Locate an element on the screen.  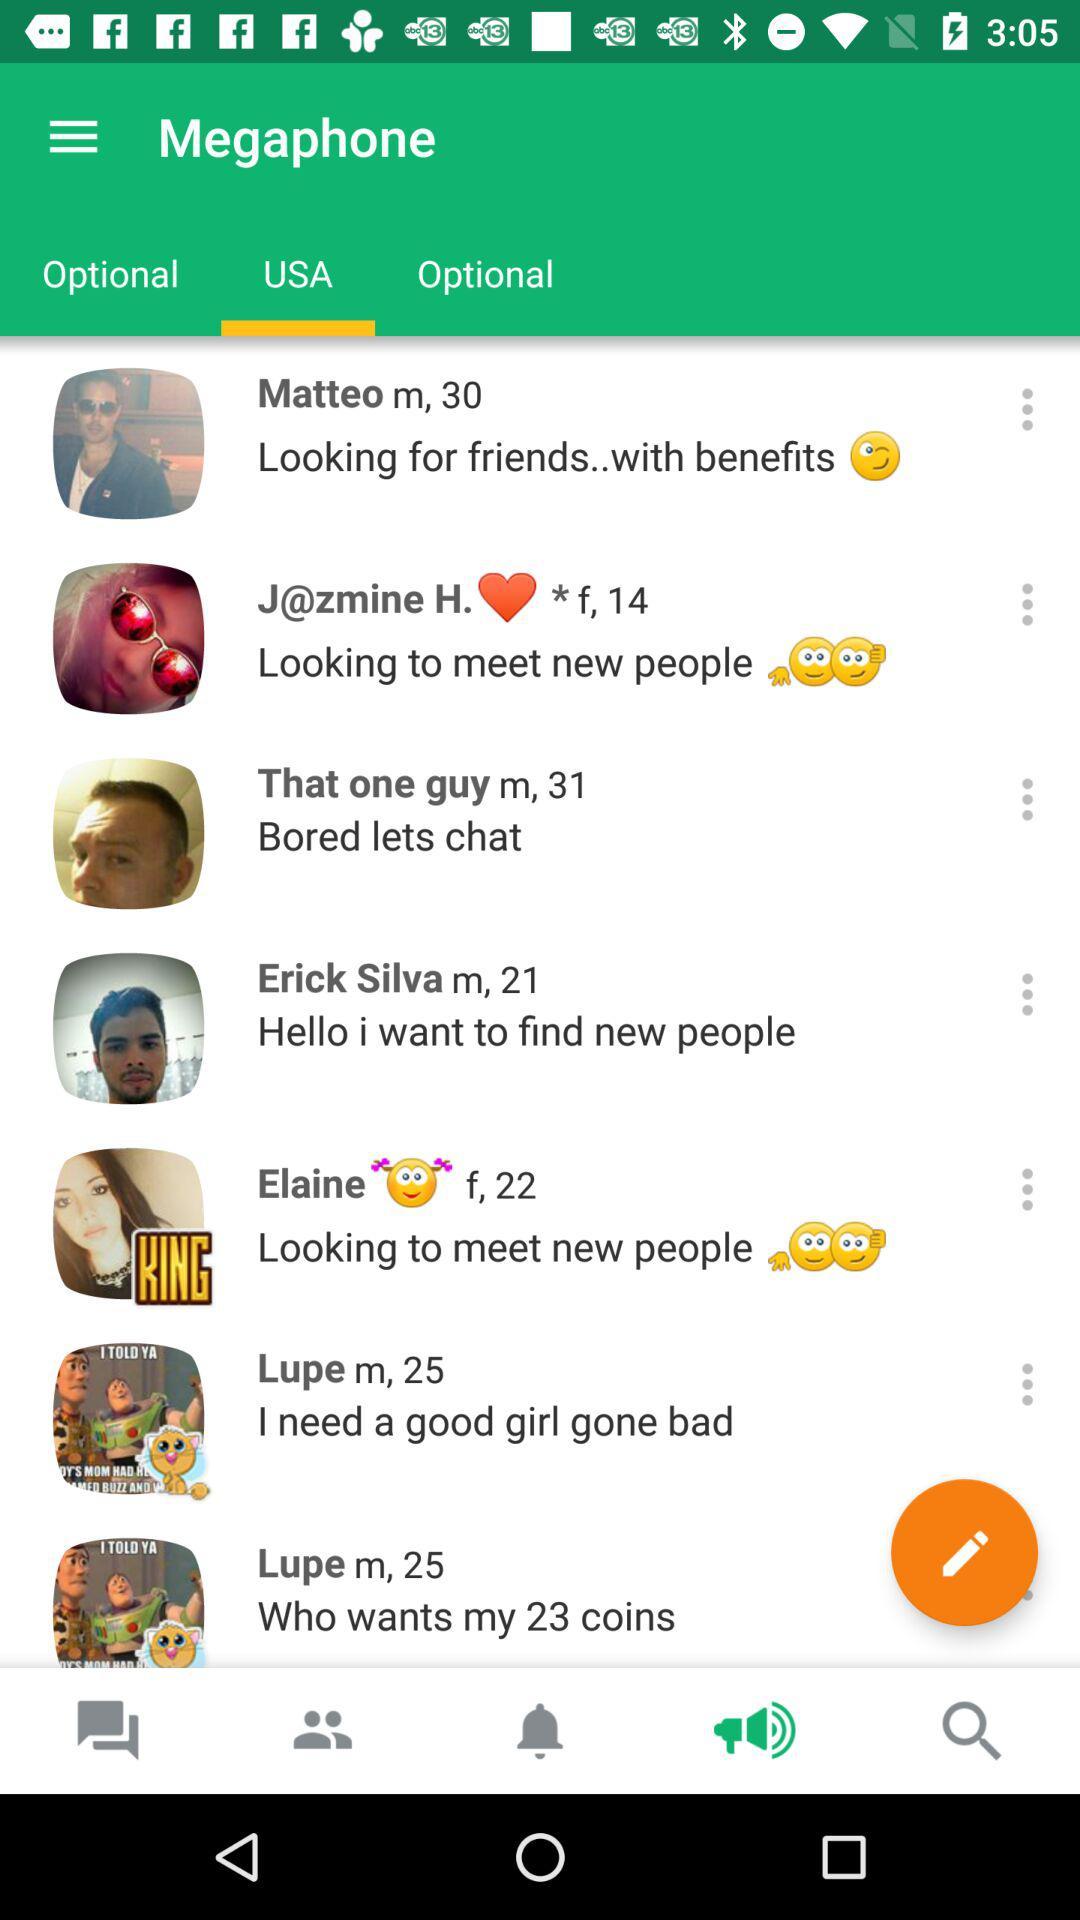
icon next to megaphone icon is located at coordinates (72, 135).